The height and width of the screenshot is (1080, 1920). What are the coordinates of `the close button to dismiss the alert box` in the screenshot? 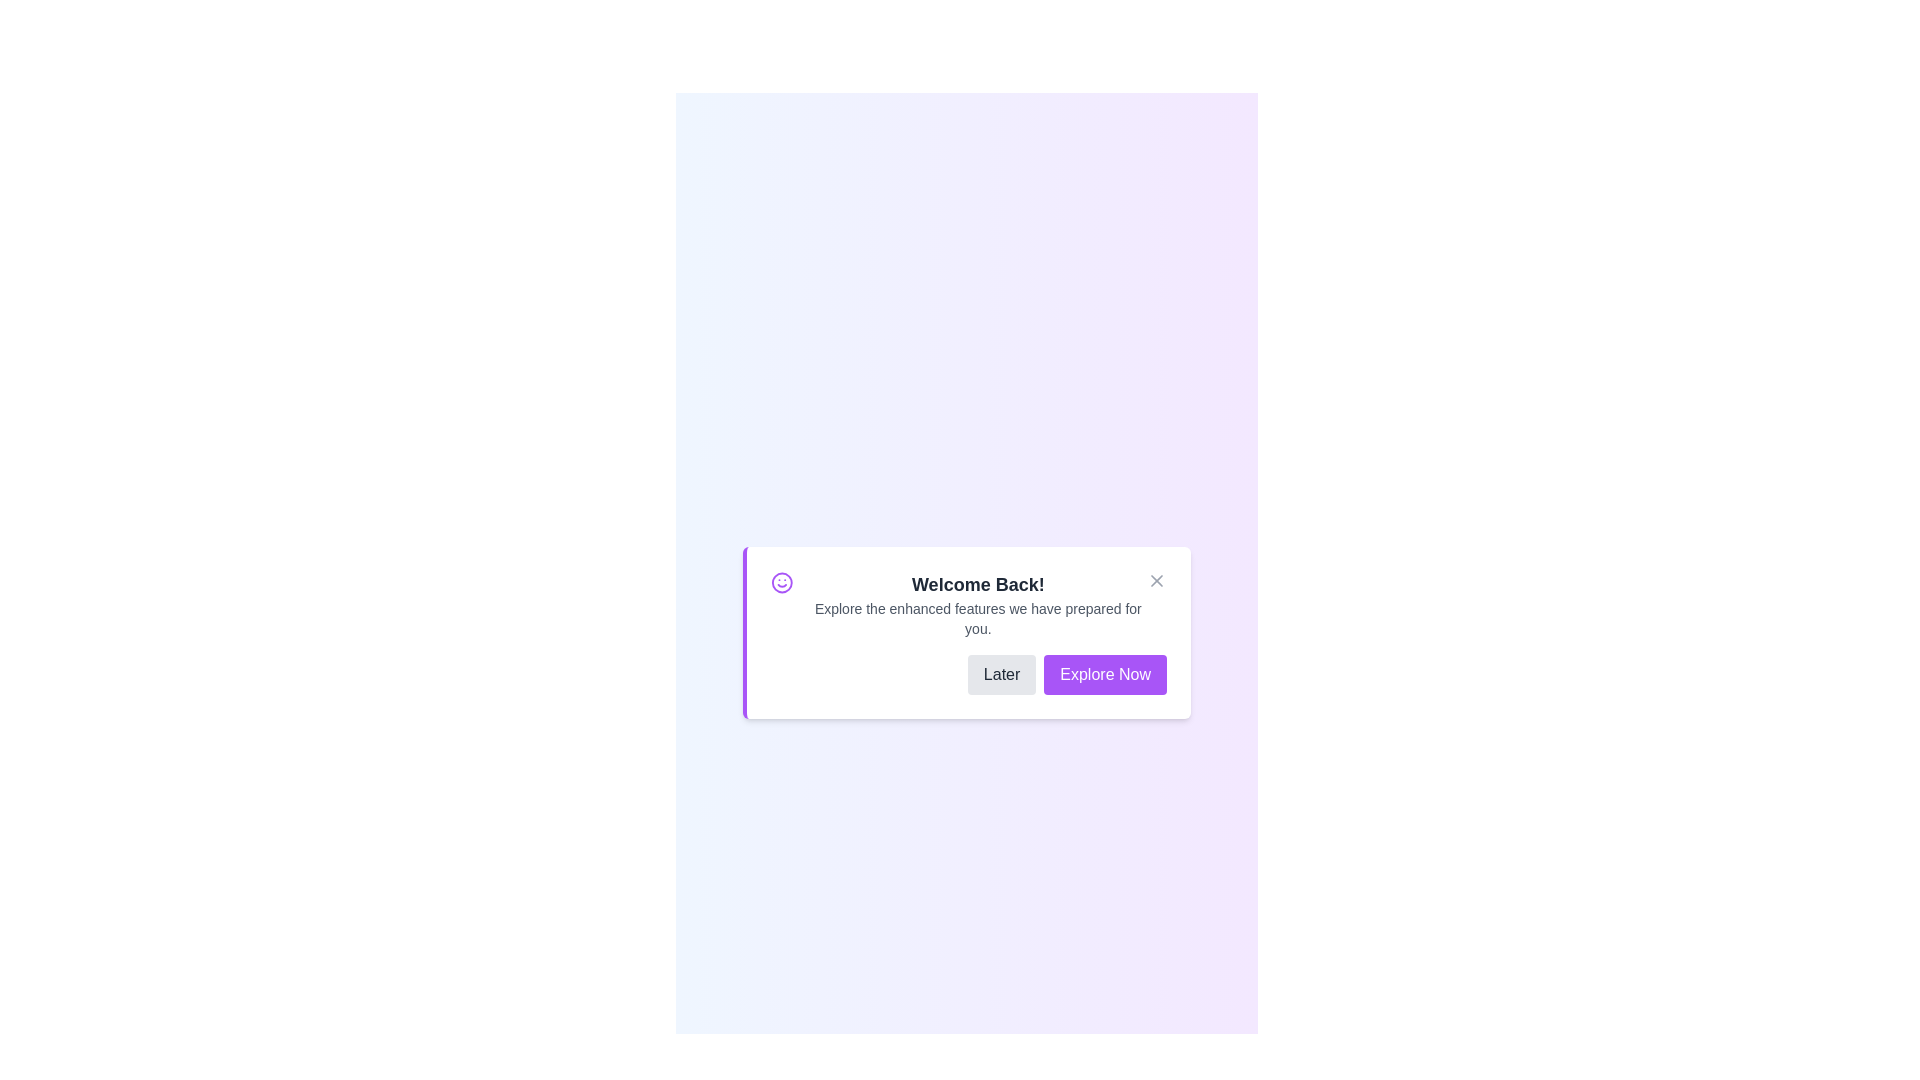 It's located at (1156, 581).